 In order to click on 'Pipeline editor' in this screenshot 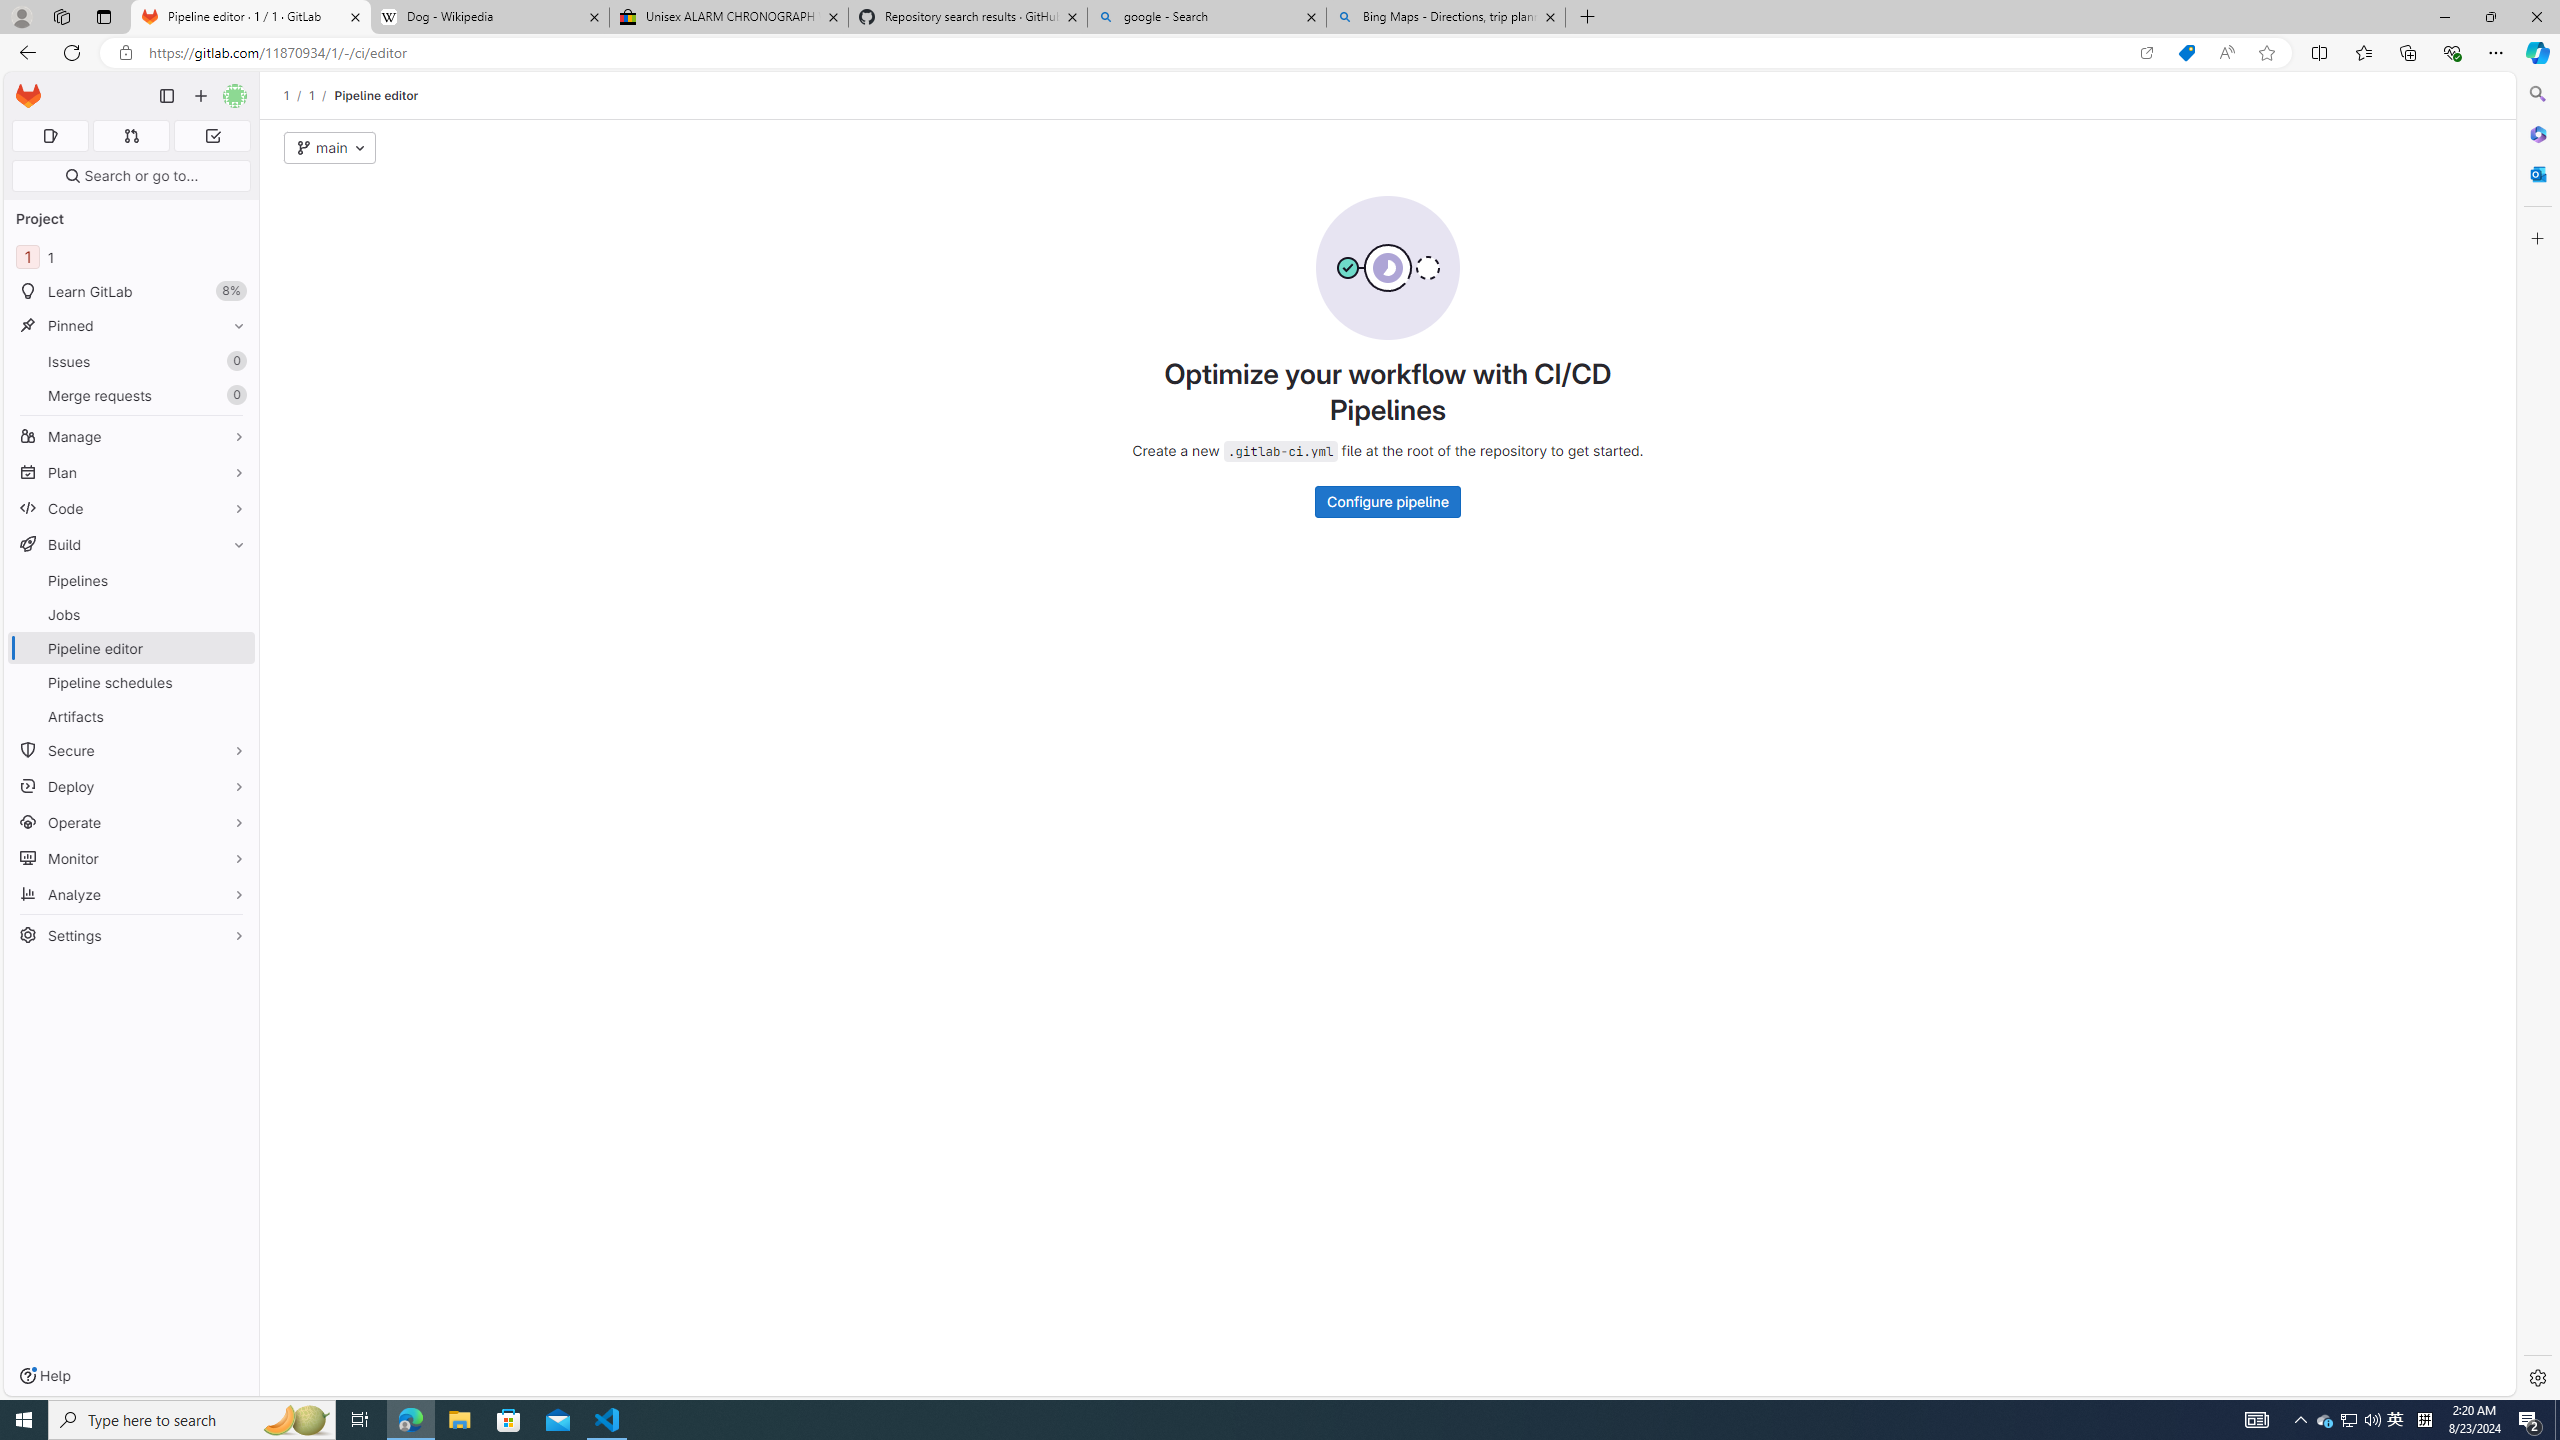, I will do `click(375, 95)`.